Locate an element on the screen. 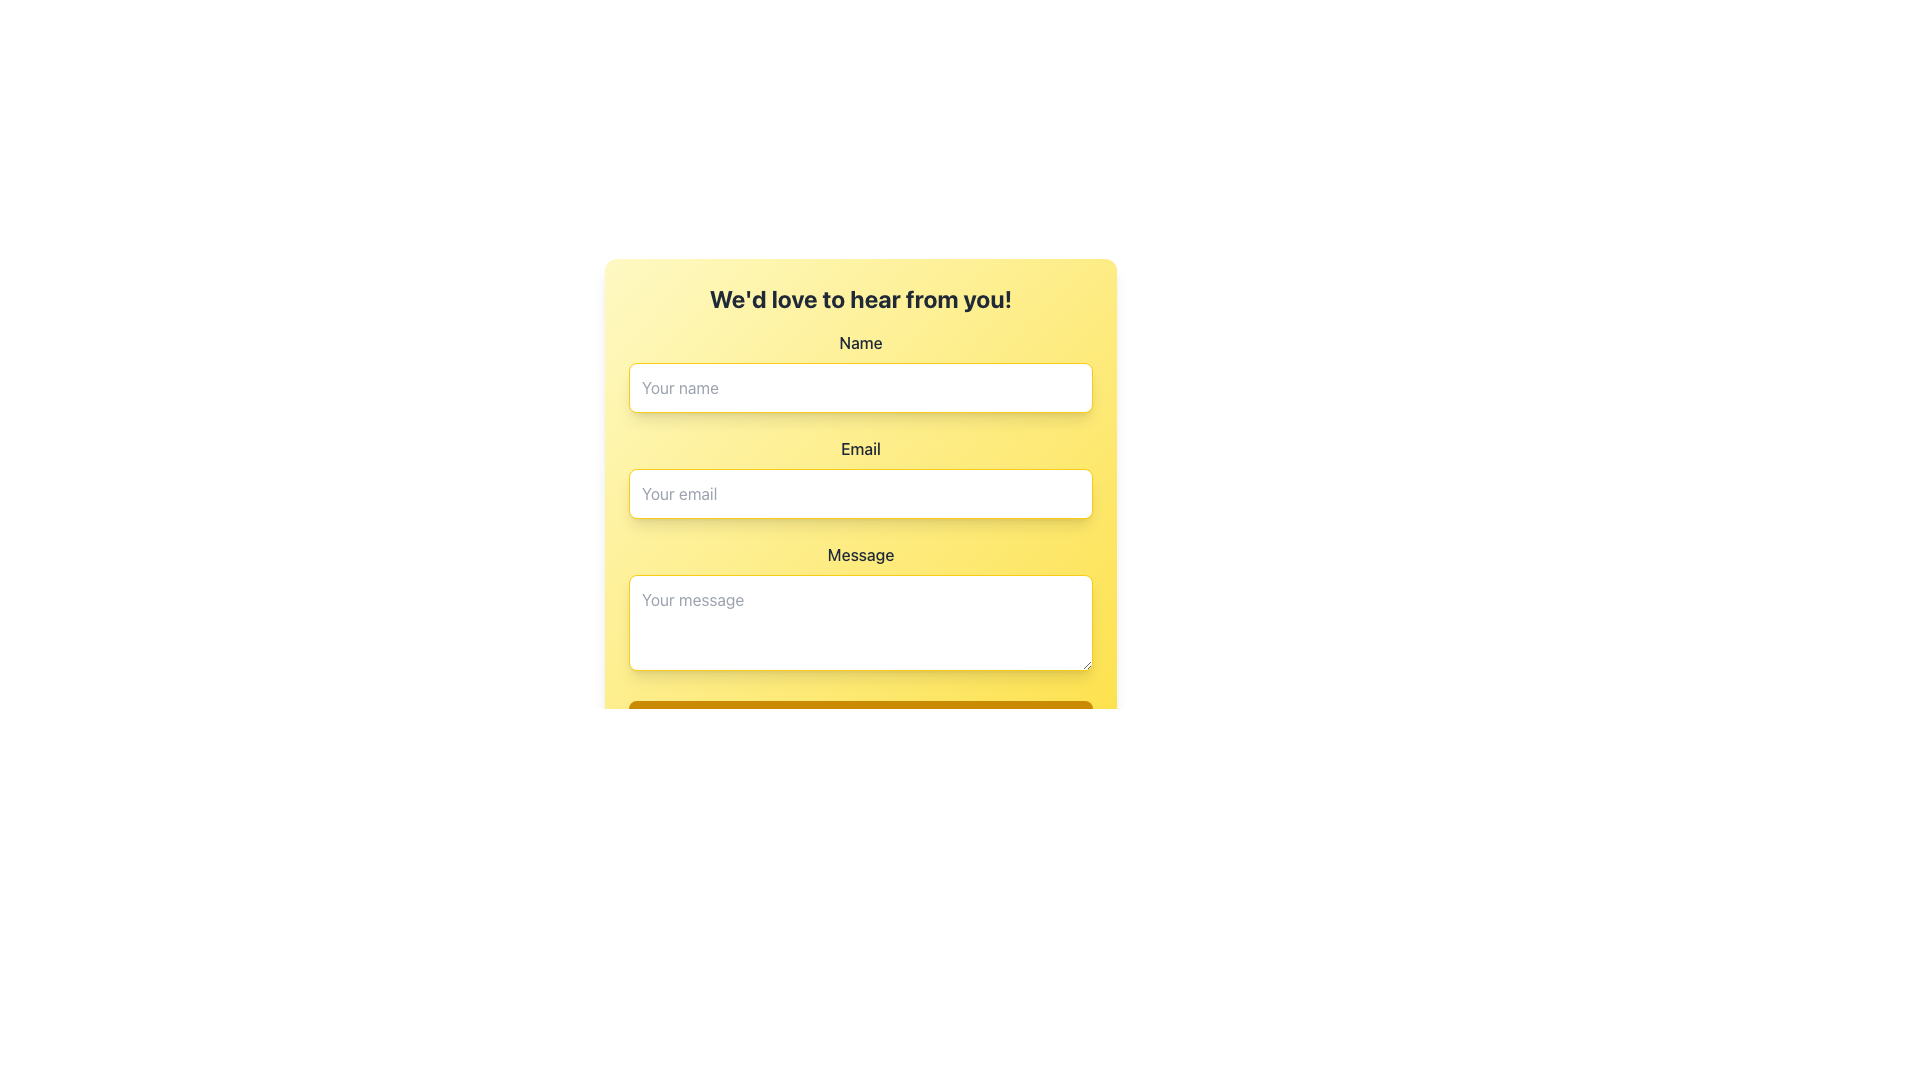 This screenshot has width=1920, height=1080. the email input field, which is styled with a yellow border and rounded corners, containing the placeholder text 'Your email' is located at coordinates (860, 478).